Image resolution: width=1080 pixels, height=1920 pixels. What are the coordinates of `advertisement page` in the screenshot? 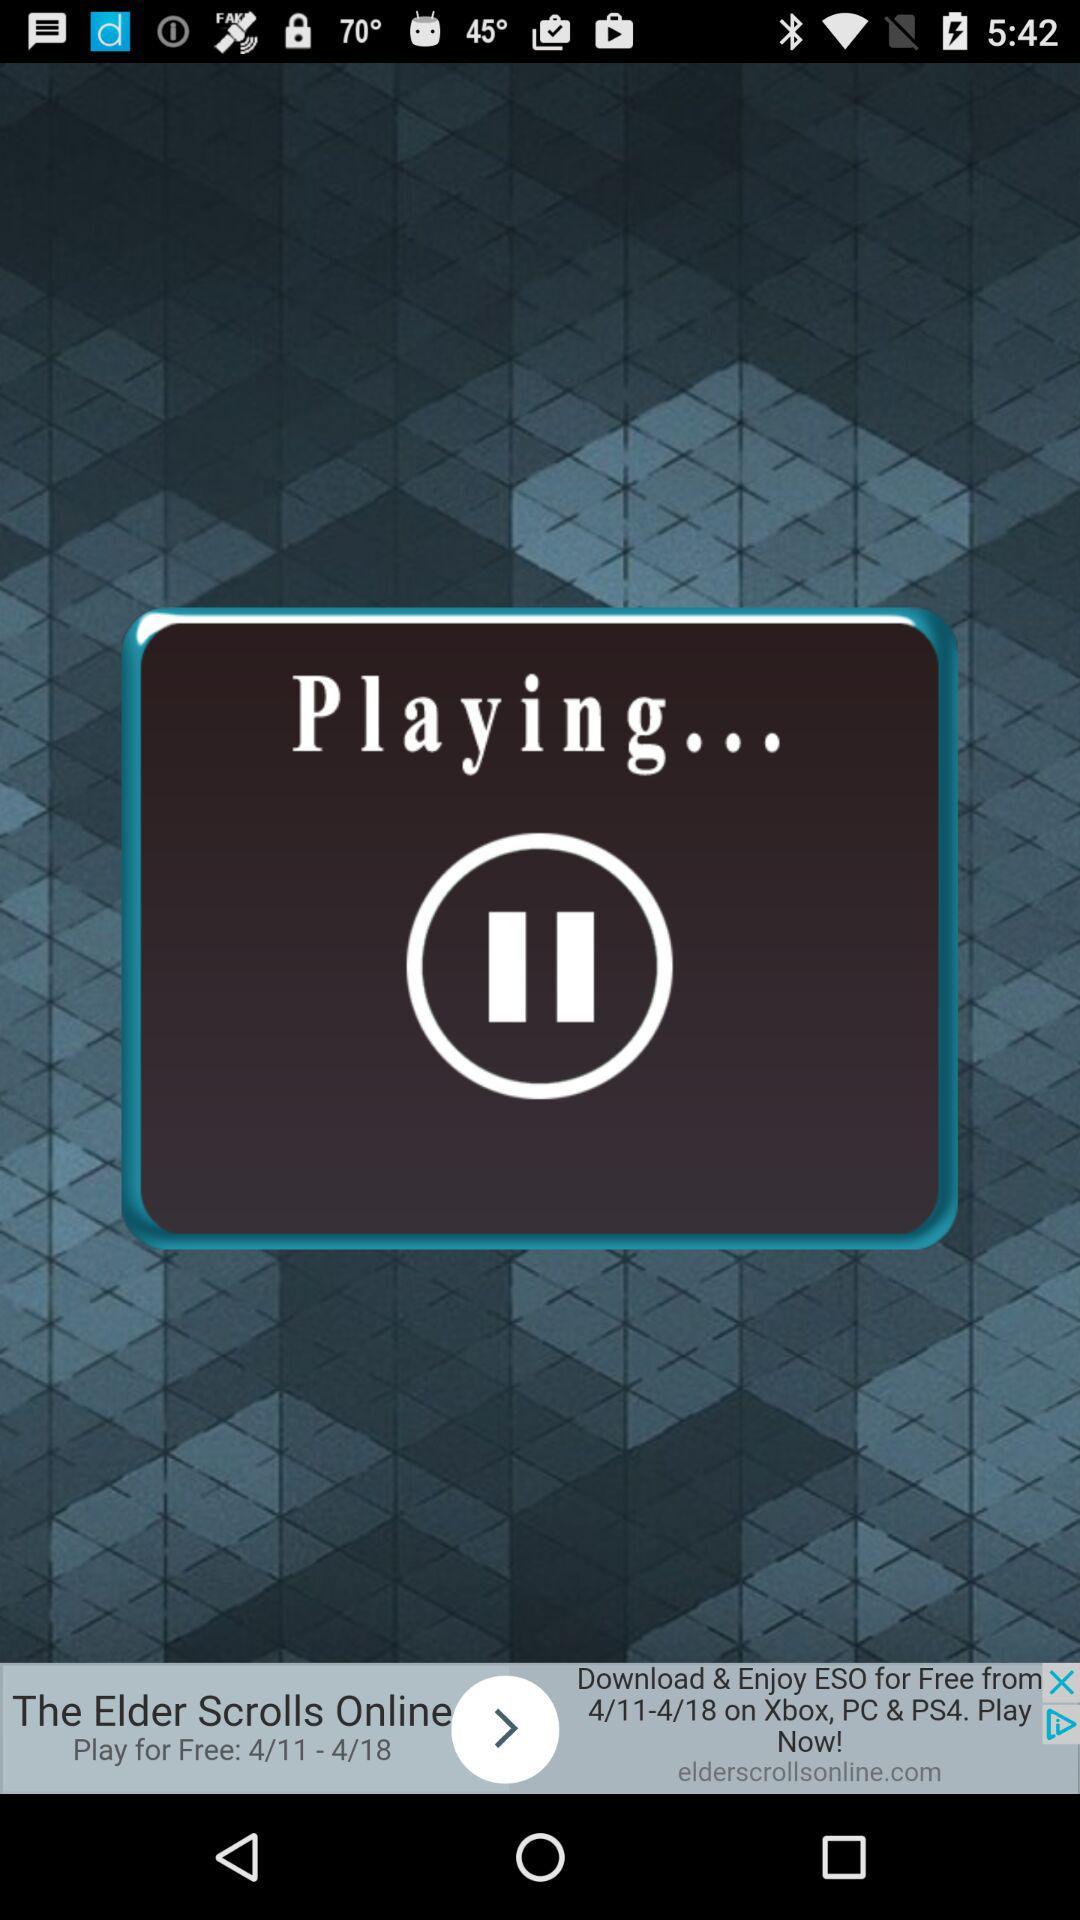 It's located at (540, 1727).